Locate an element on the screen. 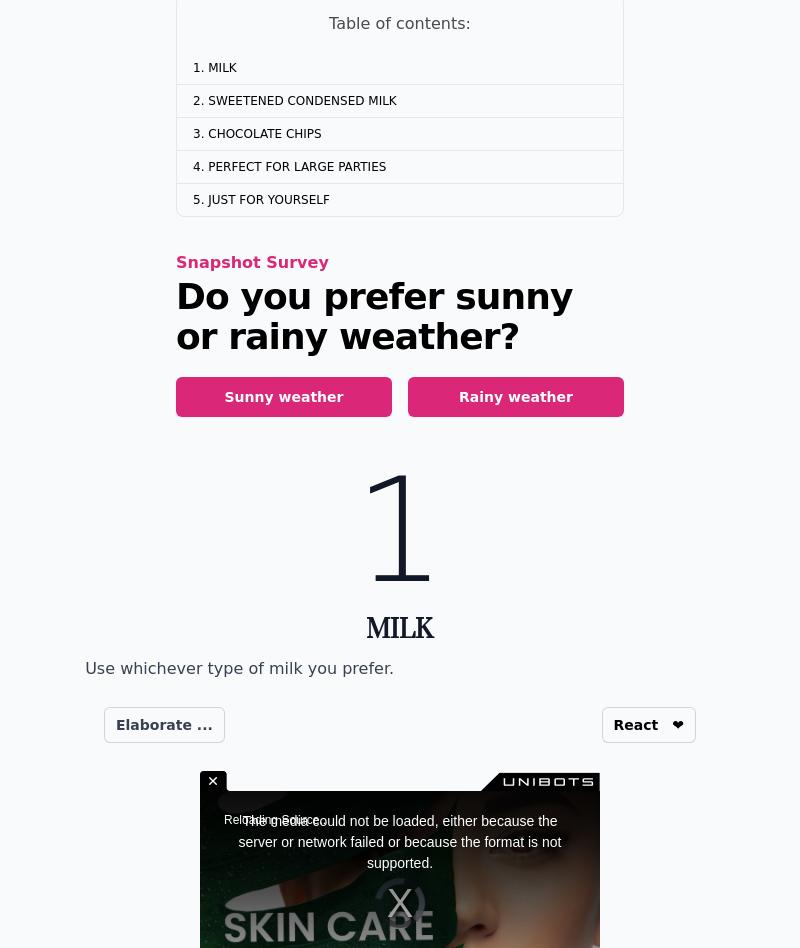 The image size is (800, 948). 'The media could not be loaded, either because the server or network failed or because the format is not supported.' is located at coordinates (398, 839).